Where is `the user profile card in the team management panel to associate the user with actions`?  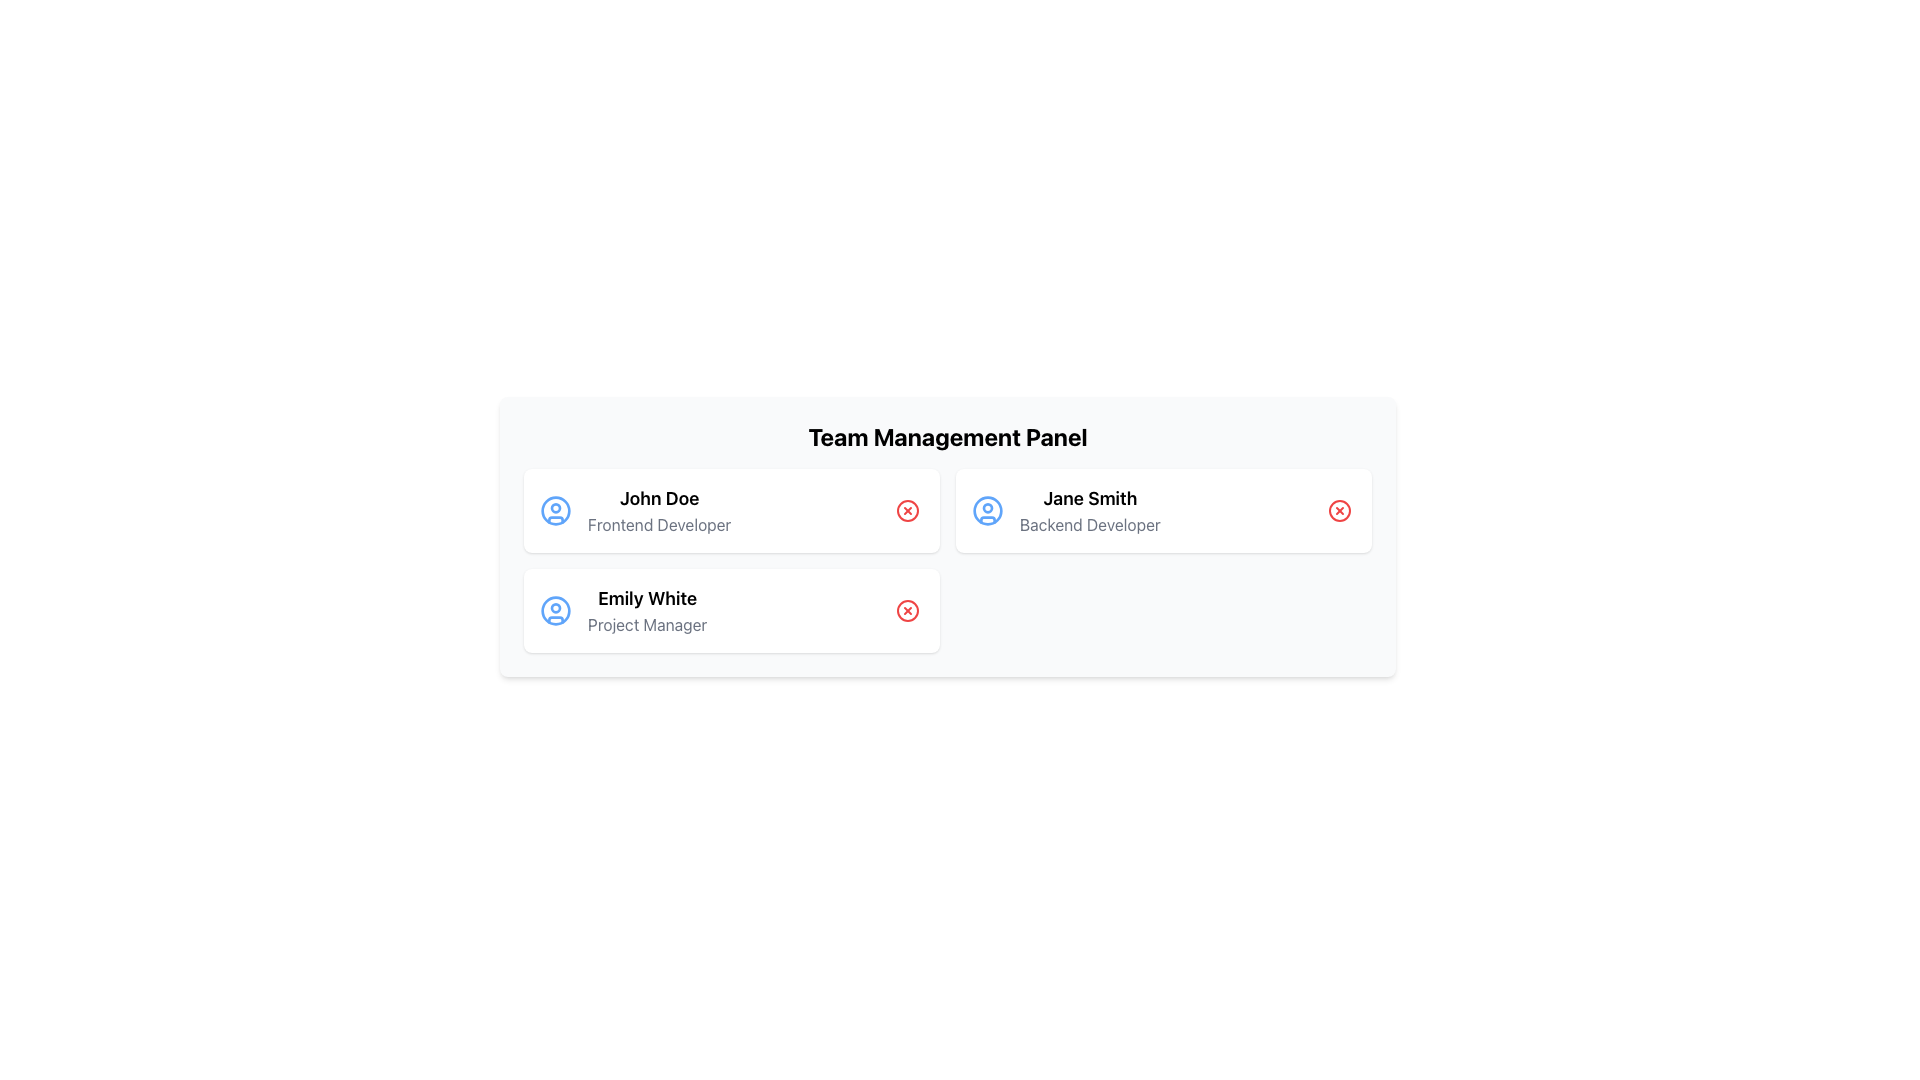
the user profile card in the team management panel to associate the user with actions is located at coordinates (730, 509).